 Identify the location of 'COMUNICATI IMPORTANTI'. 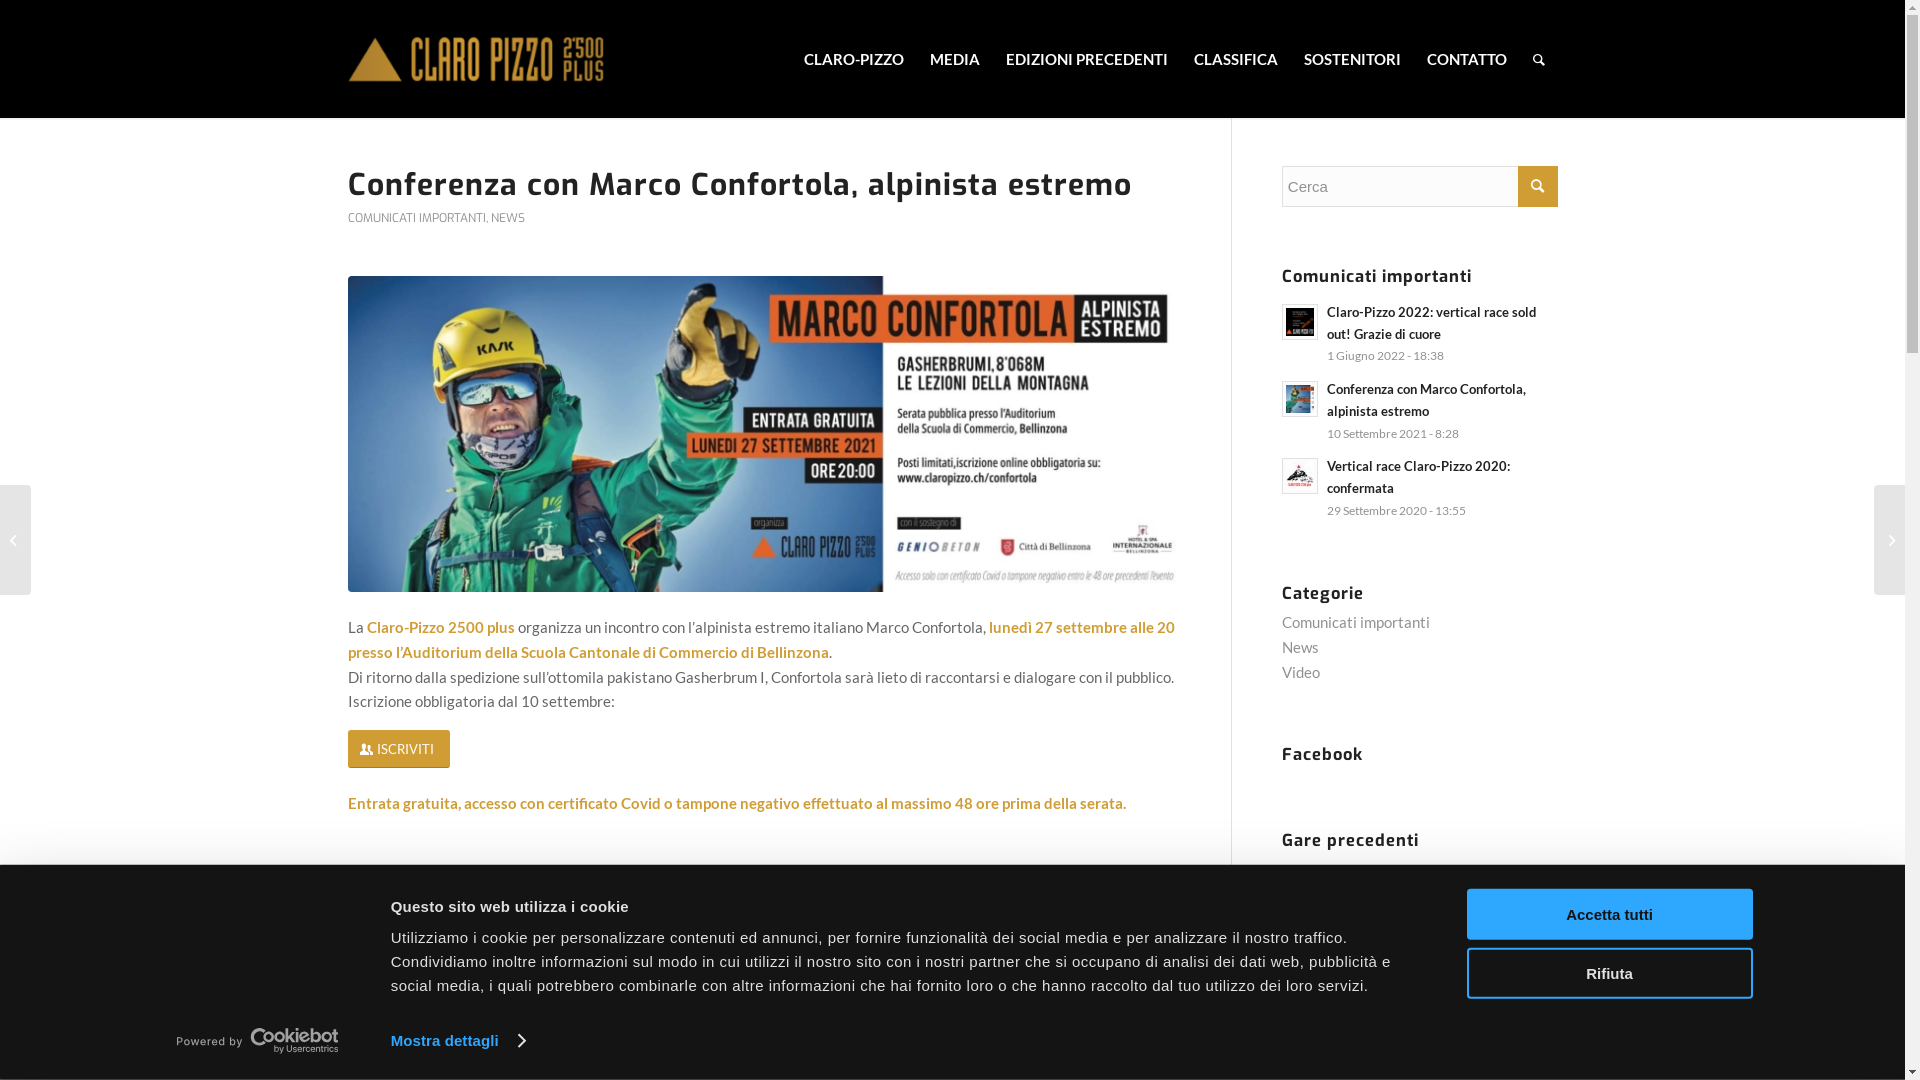
(416, 218).